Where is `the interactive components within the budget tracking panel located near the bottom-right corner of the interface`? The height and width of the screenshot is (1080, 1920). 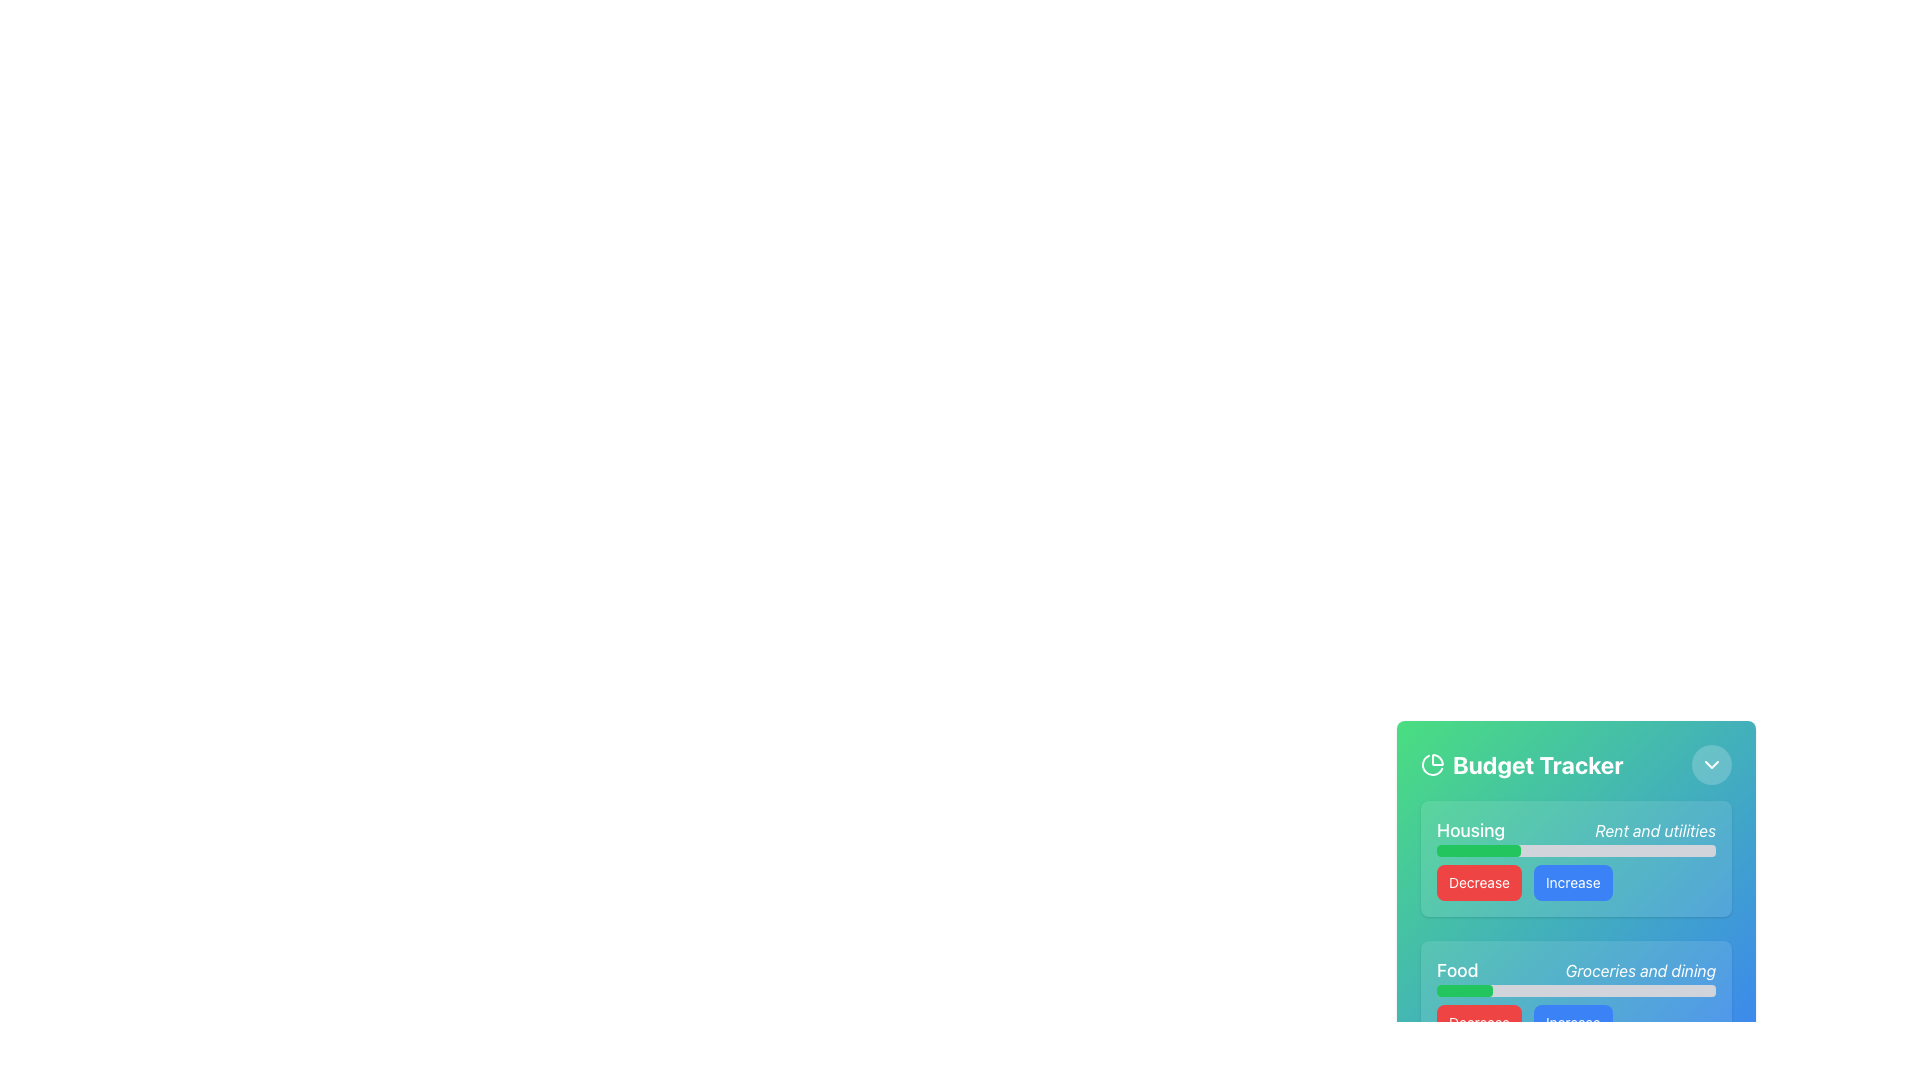 the interactive components within the budget tracking panel located near the bottom-right corner of the interface is located at coordinates (1575, 858).